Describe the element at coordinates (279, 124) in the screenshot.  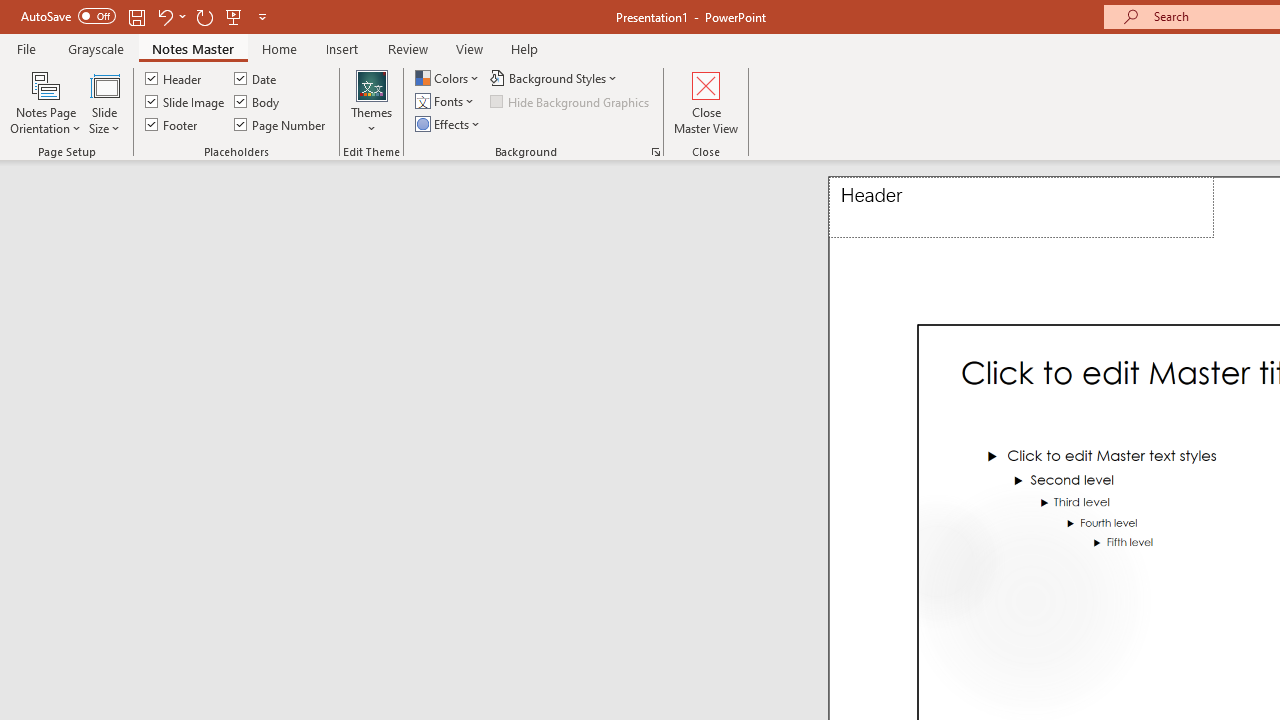
I see `'Page Number'` at that location.